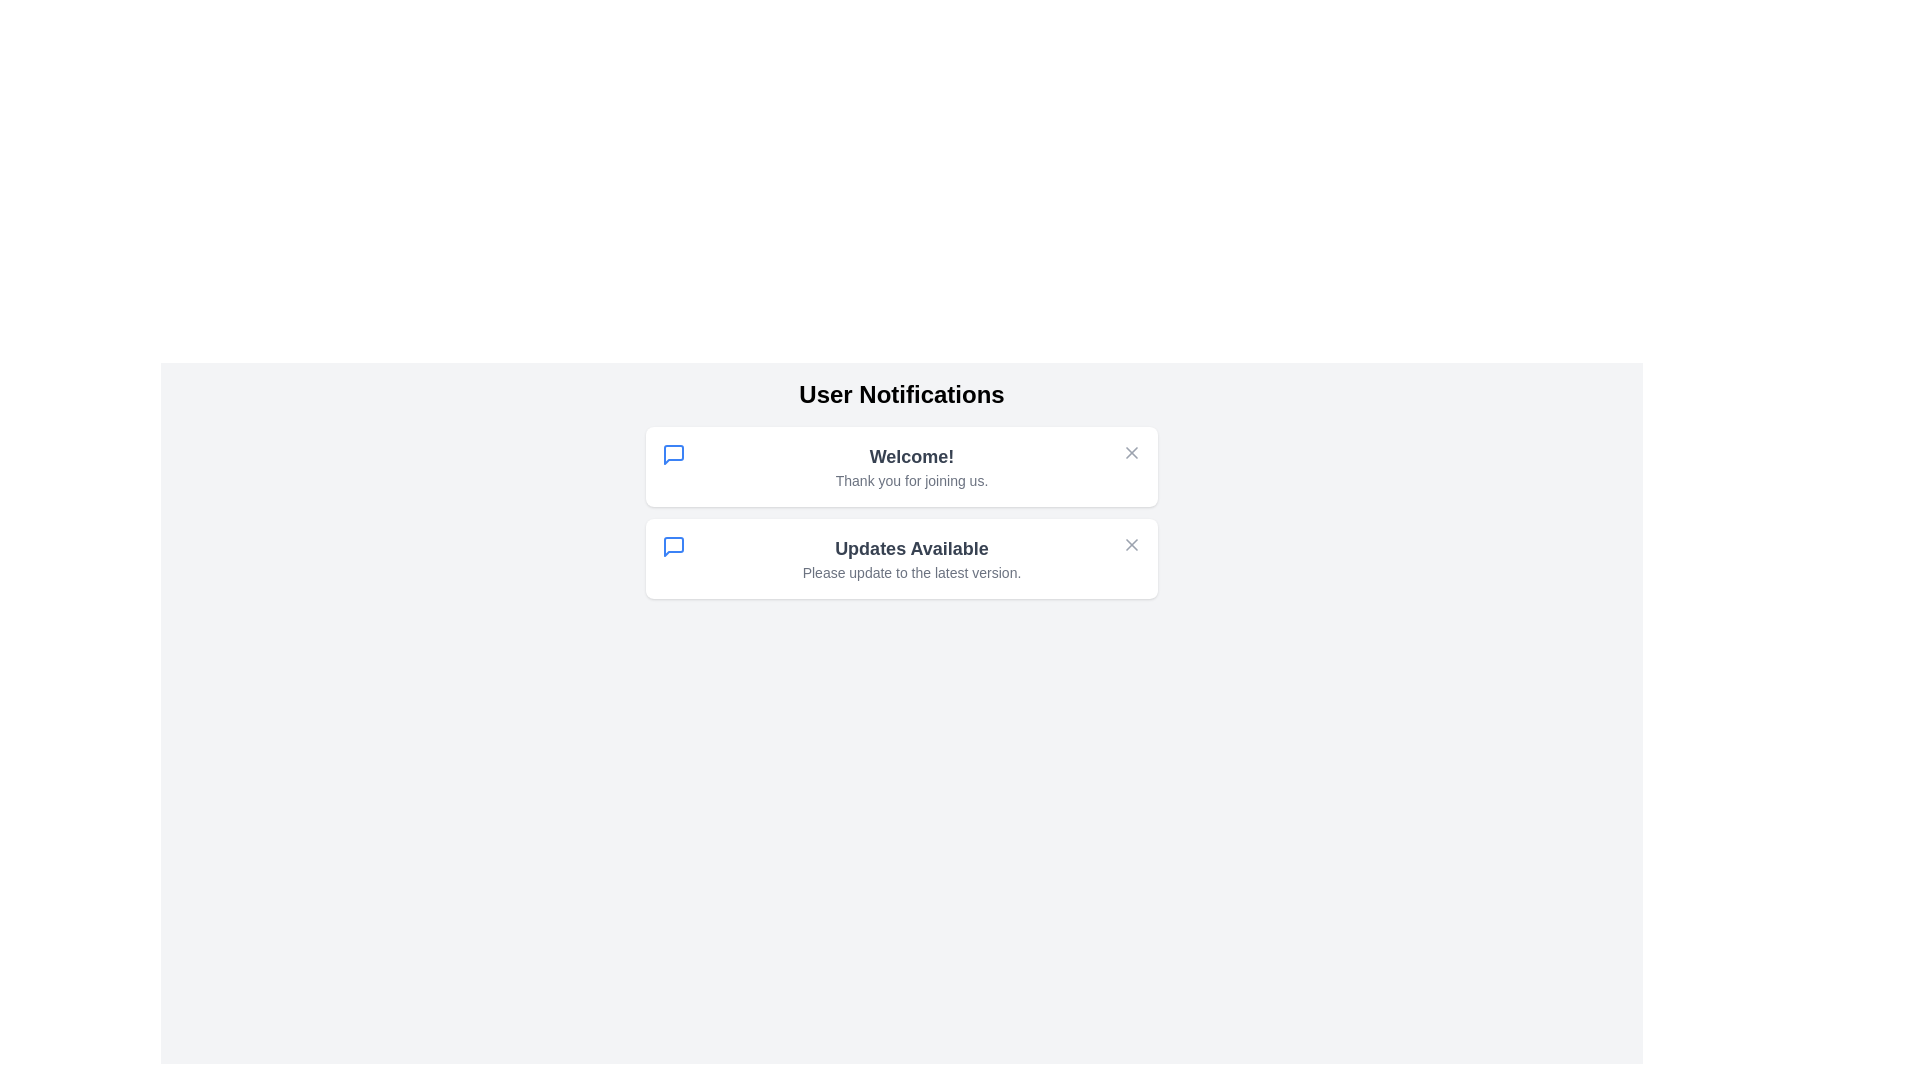 Image resolution: width=1920 pixels, height=1080 pixels. Describe the element at coordinates (1132, 452) in the screenshot. I see `the small gray button with an 'X' icon located in the top-right corner of the 'Welcome!' notification card to change its color to red` at that location.